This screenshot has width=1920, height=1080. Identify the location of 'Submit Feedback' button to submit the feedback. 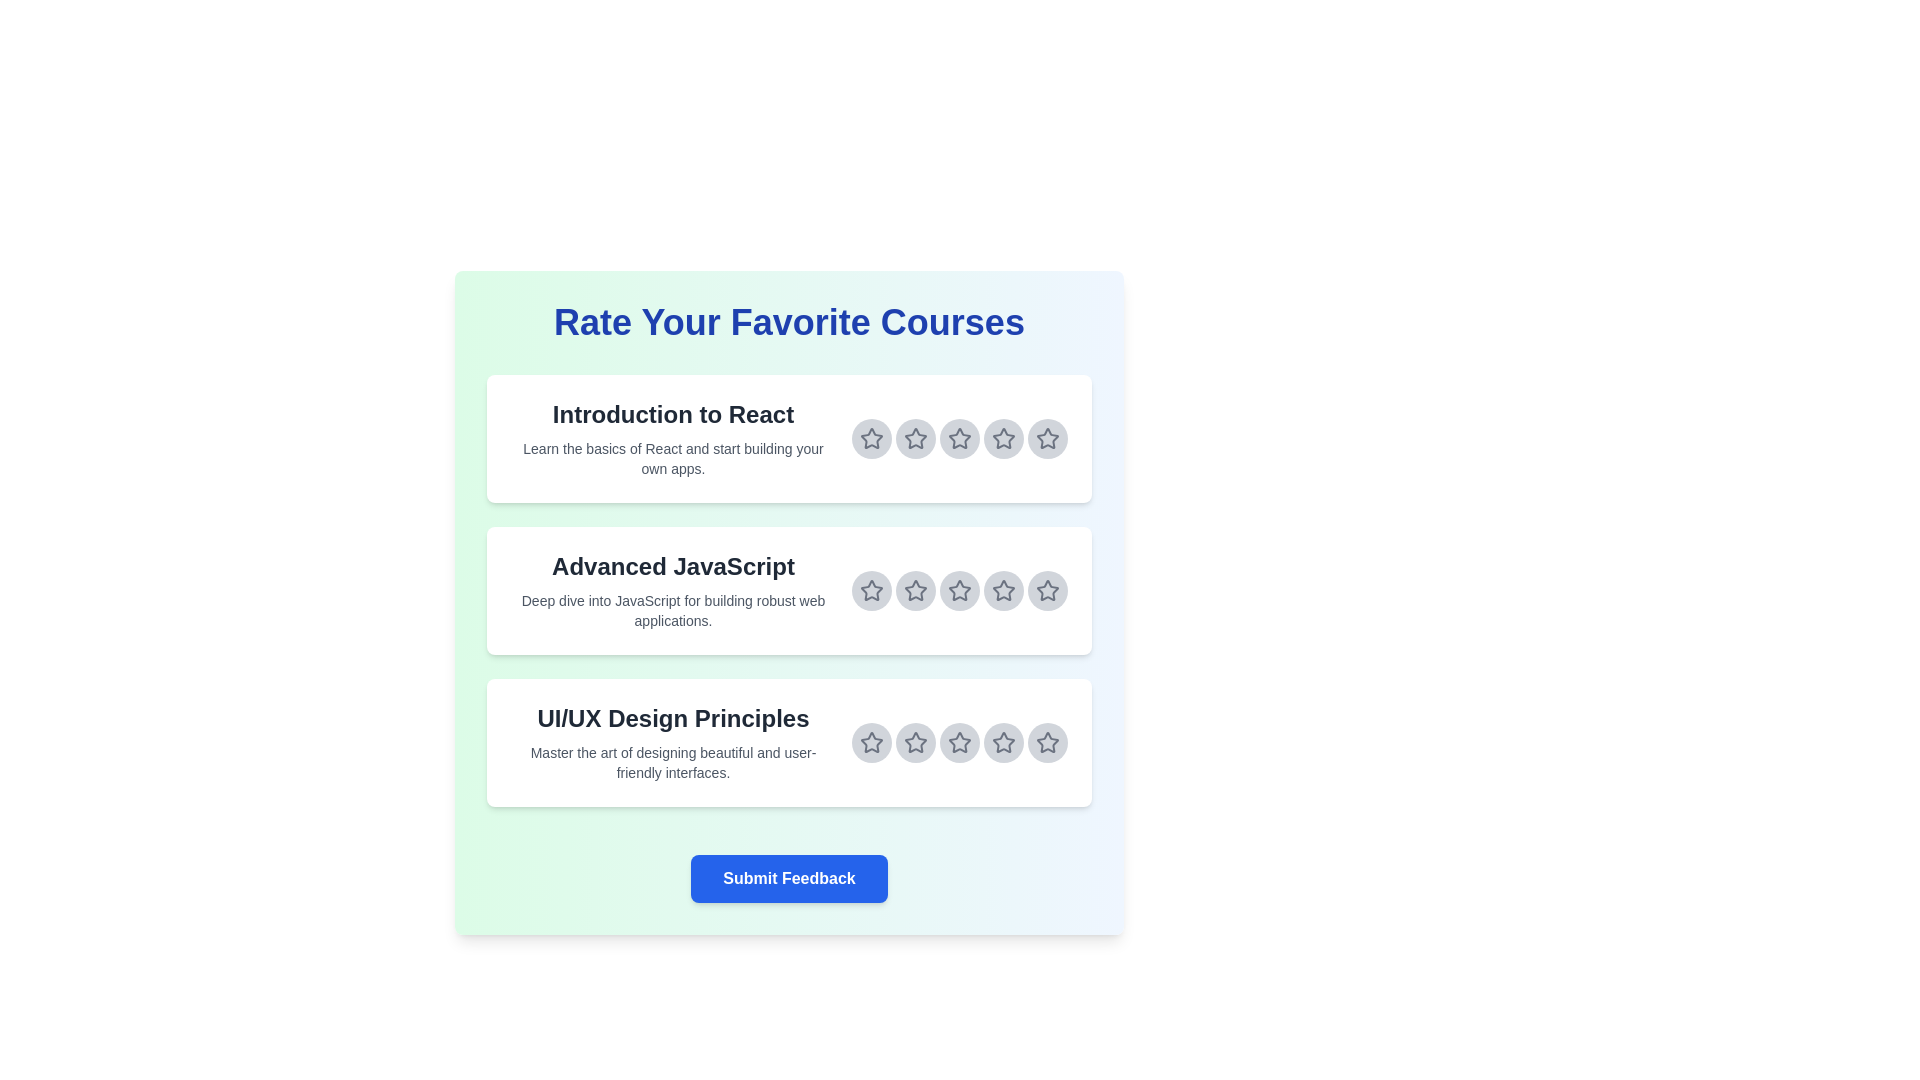
(787, 878).